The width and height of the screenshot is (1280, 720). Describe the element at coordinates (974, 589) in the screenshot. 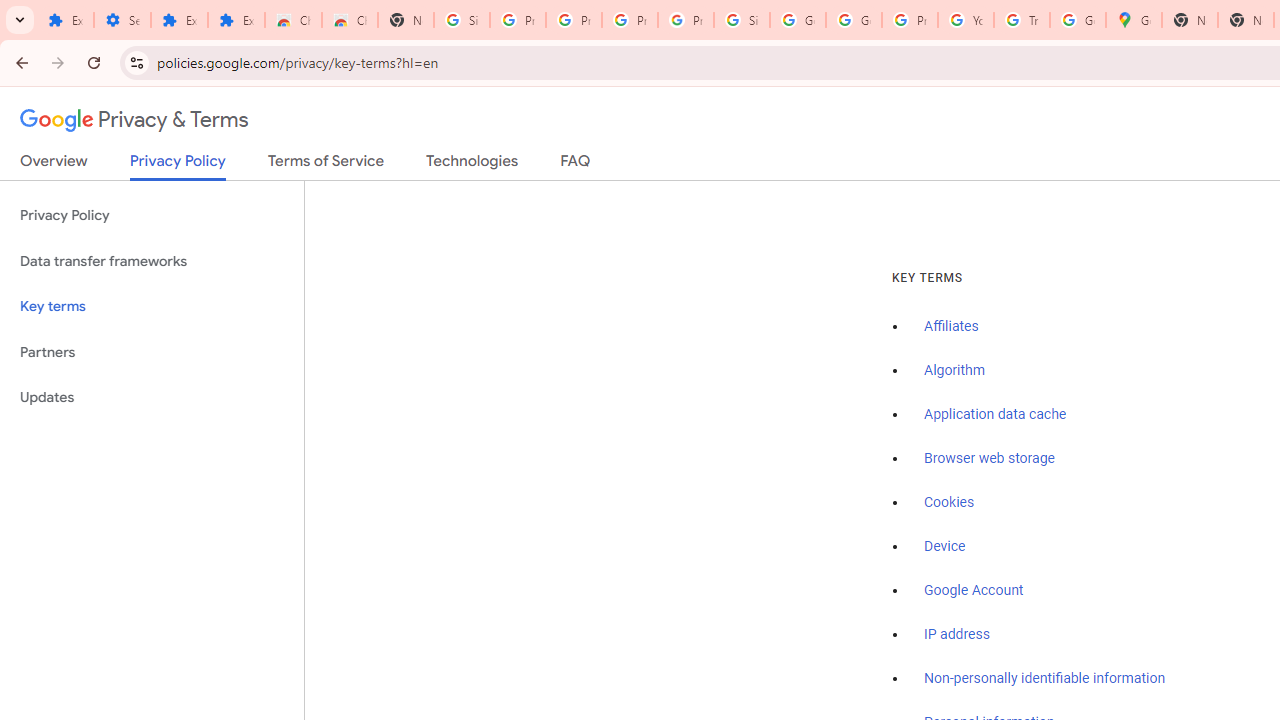

I see `'Google Account'` at that location.